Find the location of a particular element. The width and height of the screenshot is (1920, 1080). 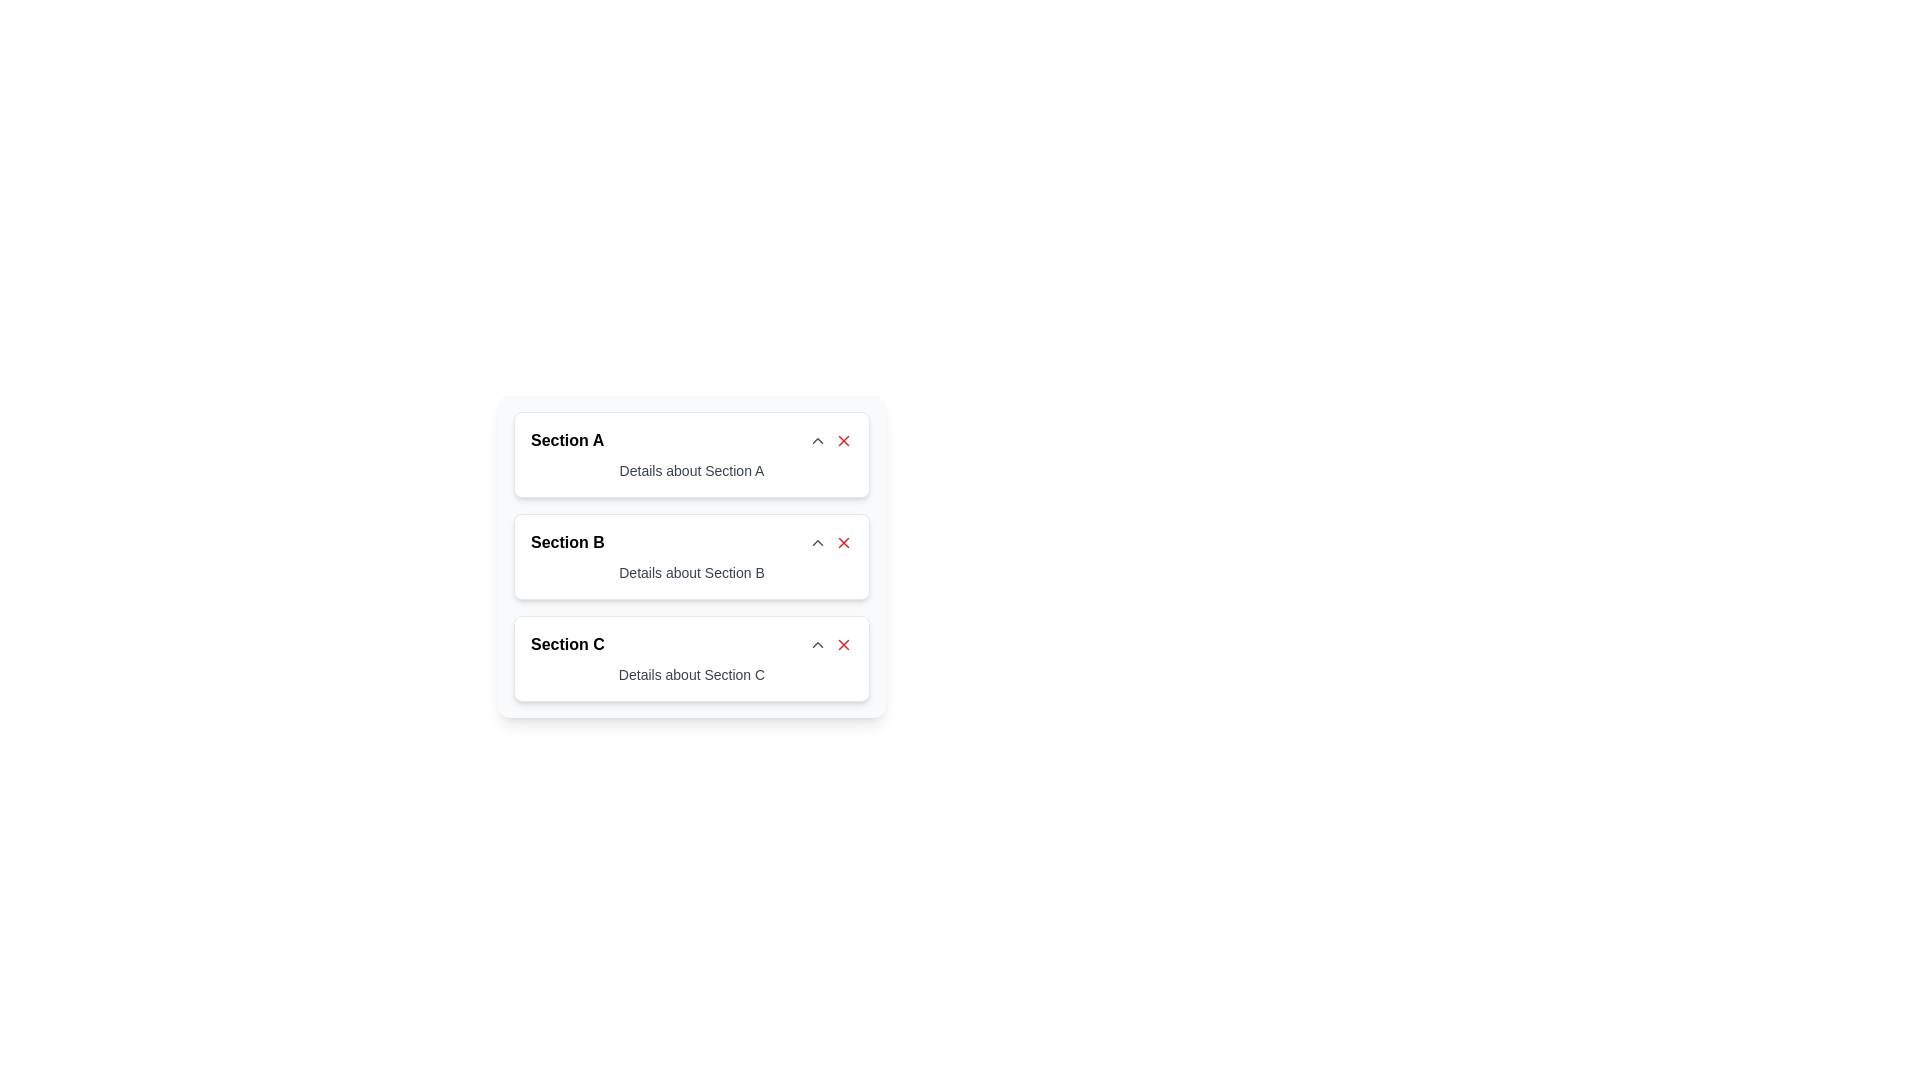

the diagonal cross ('X') icon button in the top-right corner of 'Section C' to receive a tooltip or effect is located at coordinates (844, 644).